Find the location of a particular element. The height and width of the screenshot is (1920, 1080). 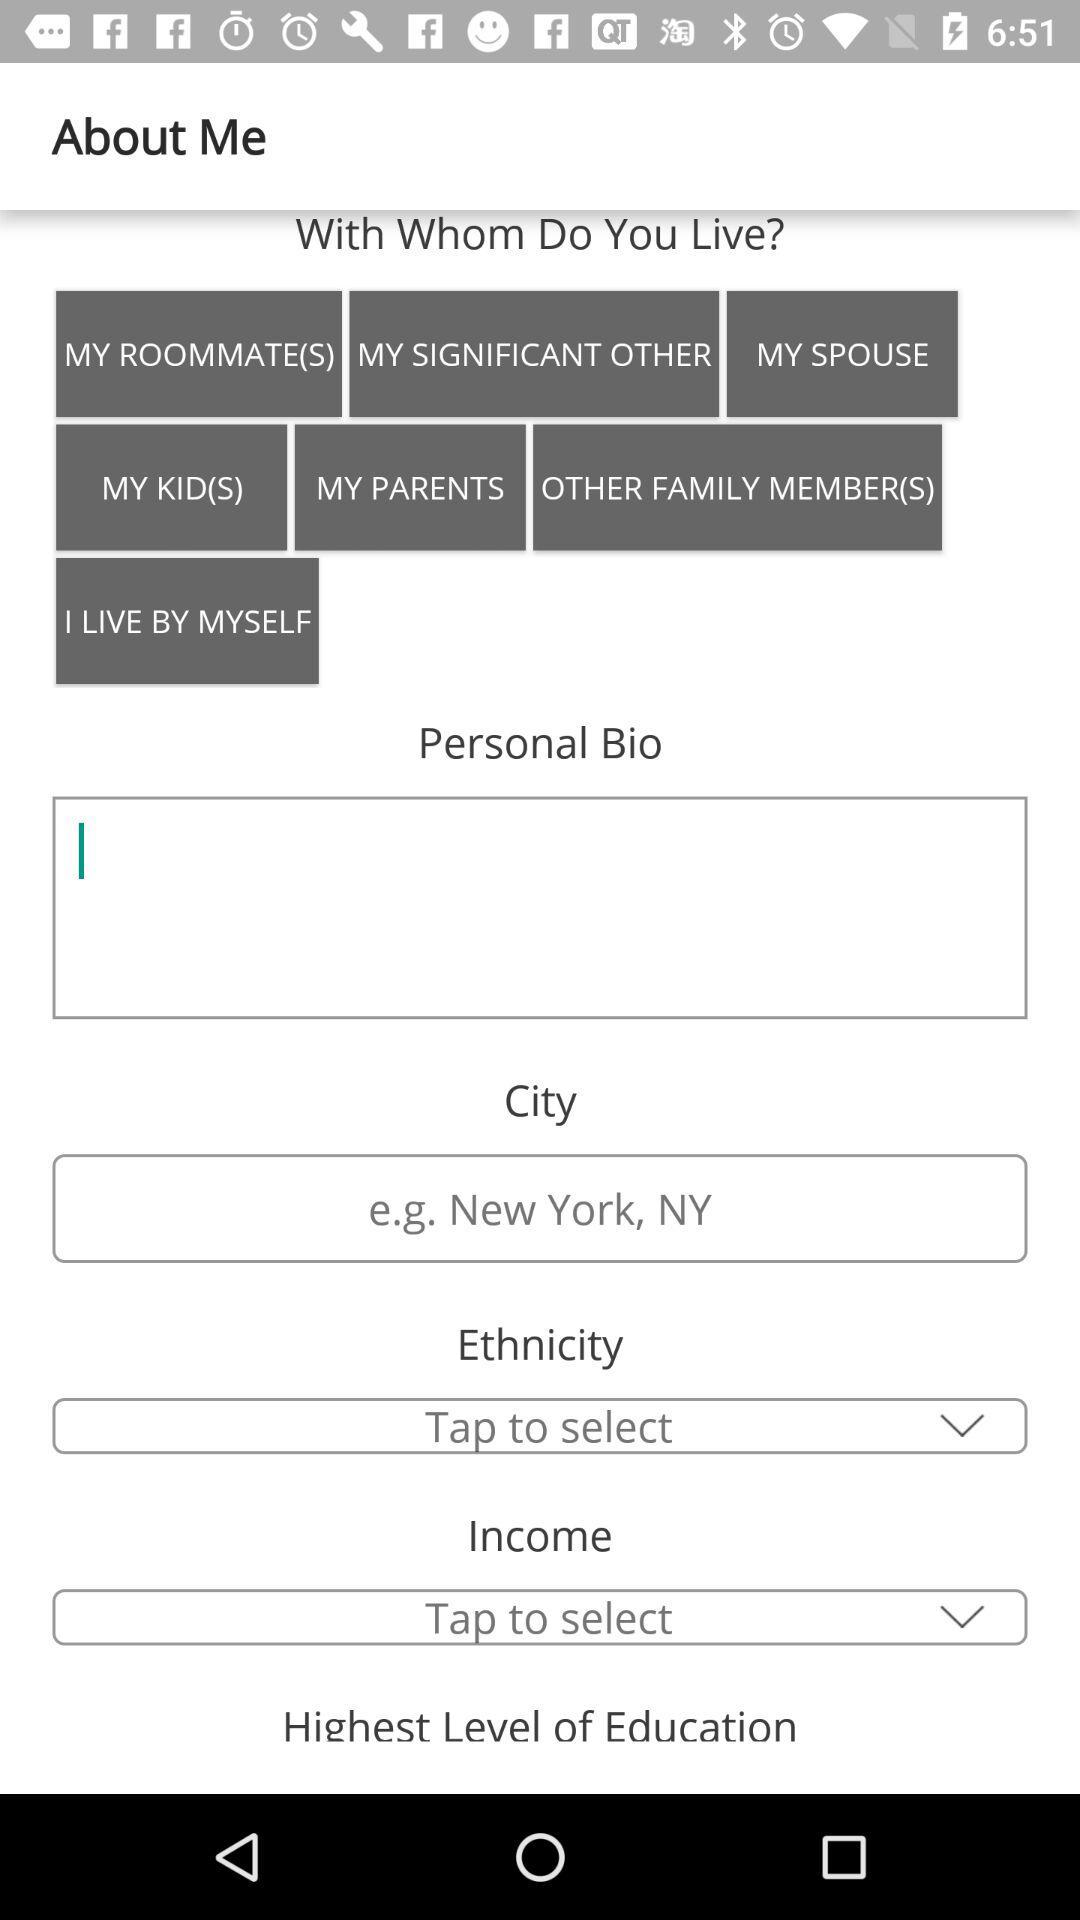

icon next to other family member item is located at coordinates (409, 487).